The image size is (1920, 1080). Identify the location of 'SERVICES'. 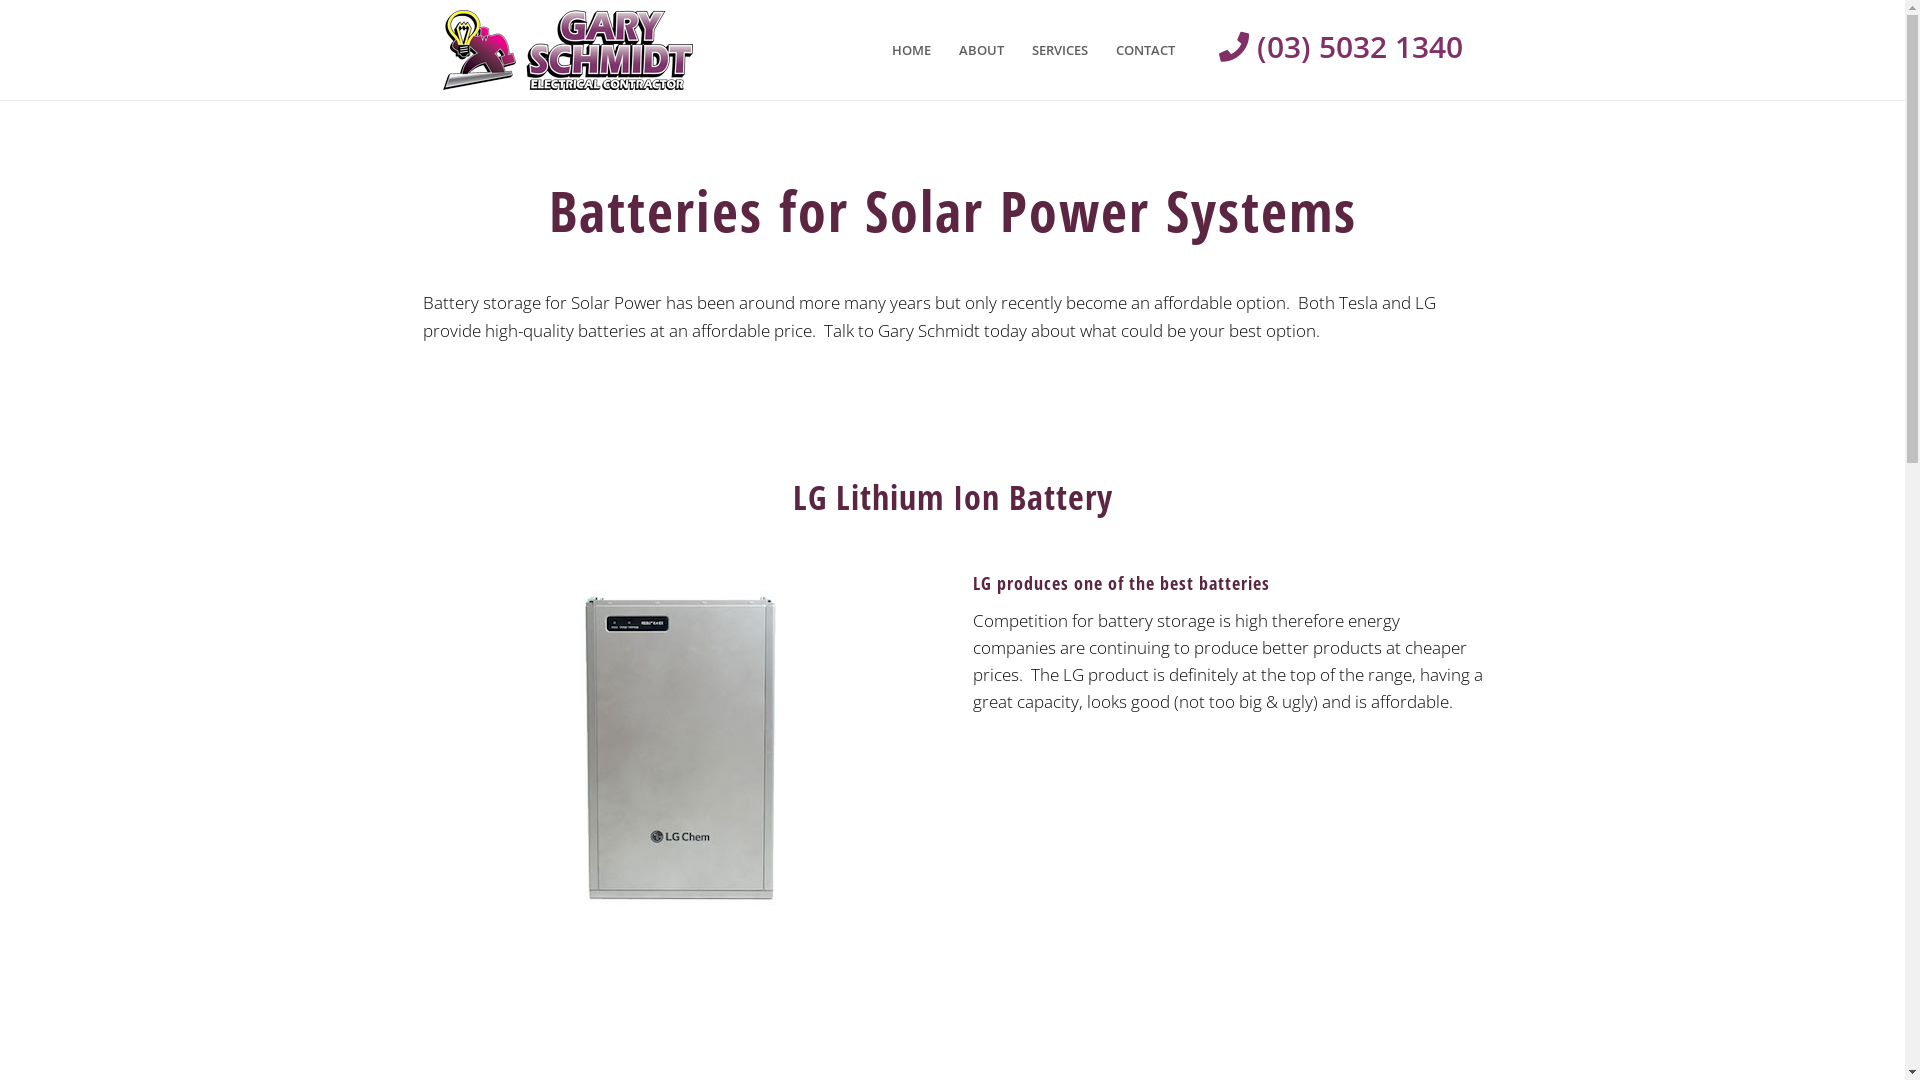
(1017, 49).